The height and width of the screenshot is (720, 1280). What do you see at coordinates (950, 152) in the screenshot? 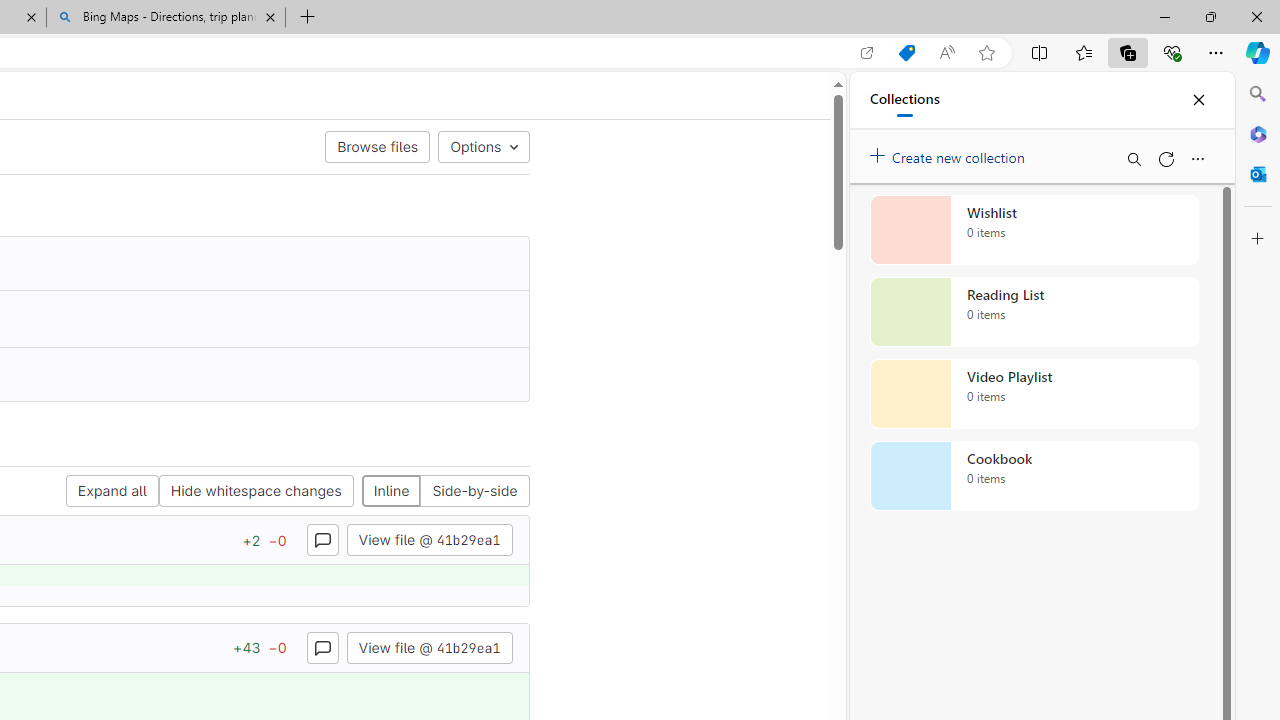
I see `'Create new collection'` at bounding box center [950, 152].